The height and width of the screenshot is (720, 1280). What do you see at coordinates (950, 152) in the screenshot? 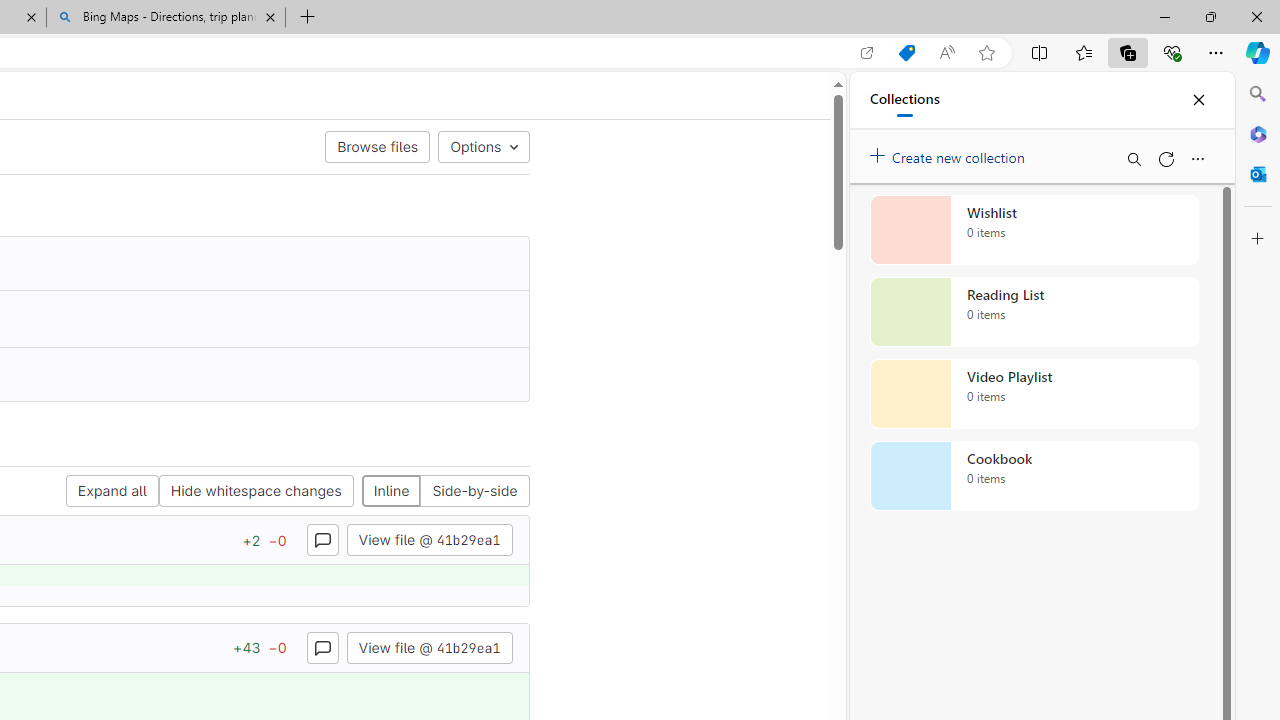
I see `'Create new collection'` at bounding box center [950, 152].